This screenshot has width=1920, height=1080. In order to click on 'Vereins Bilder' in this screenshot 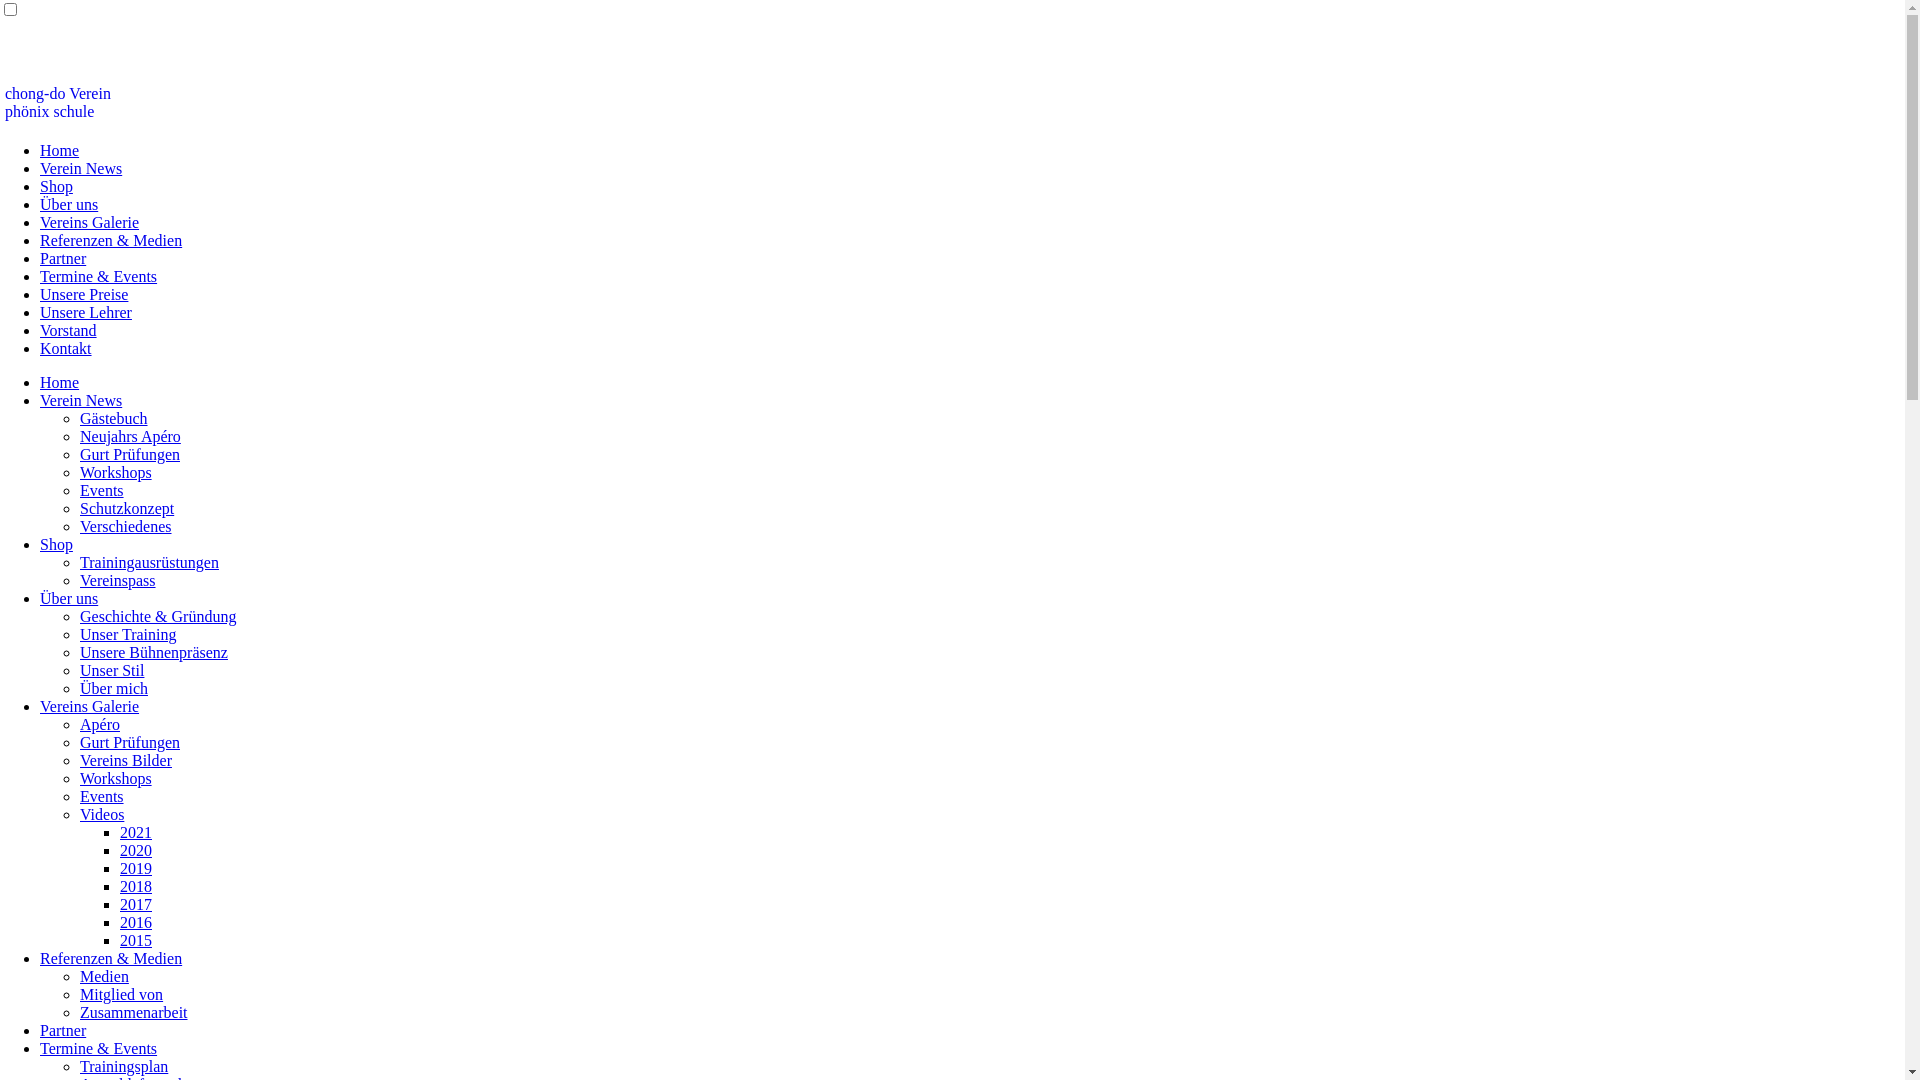, I will do `click(124, 760)`.